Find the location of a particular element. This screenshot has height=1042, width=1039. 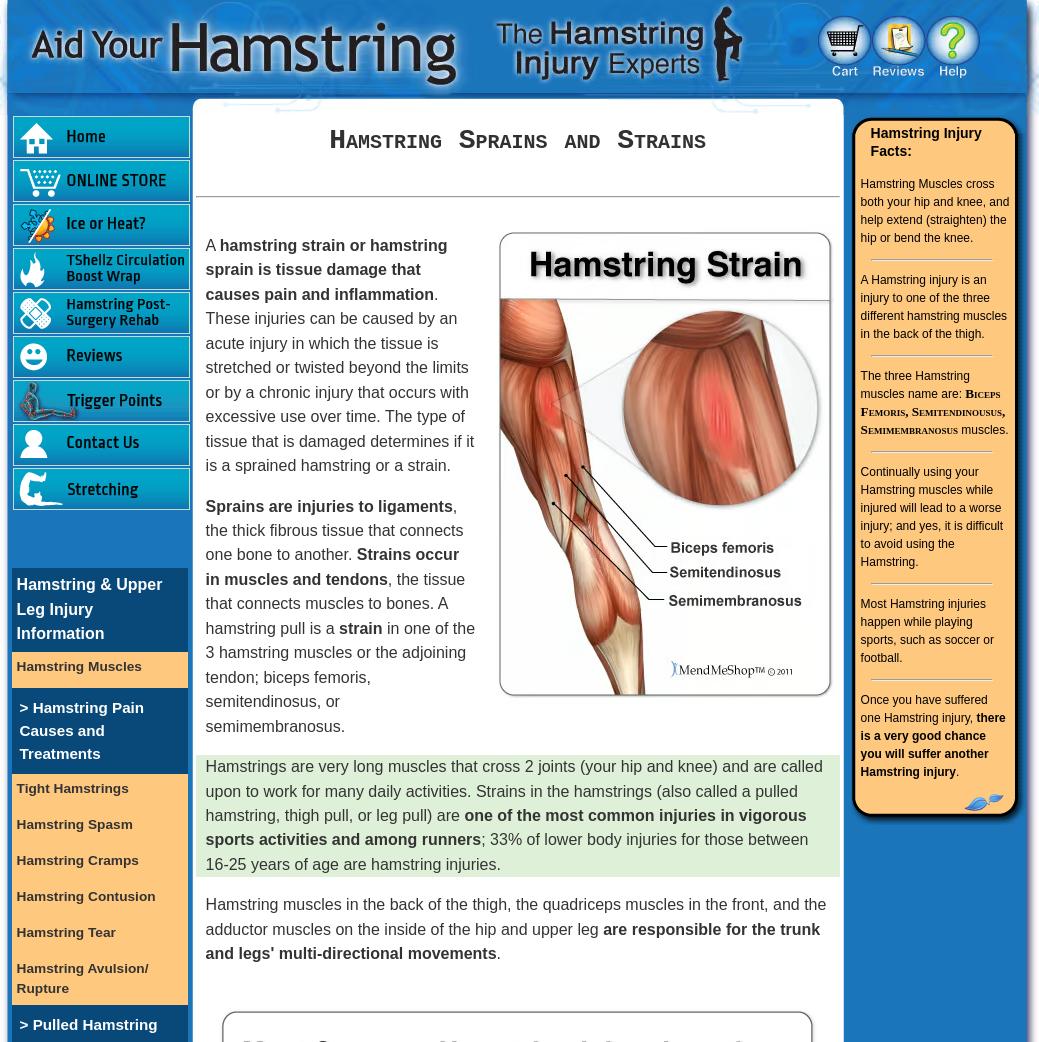

'Sprains are injuries to ligaments' is located at coordinates (328, 505).